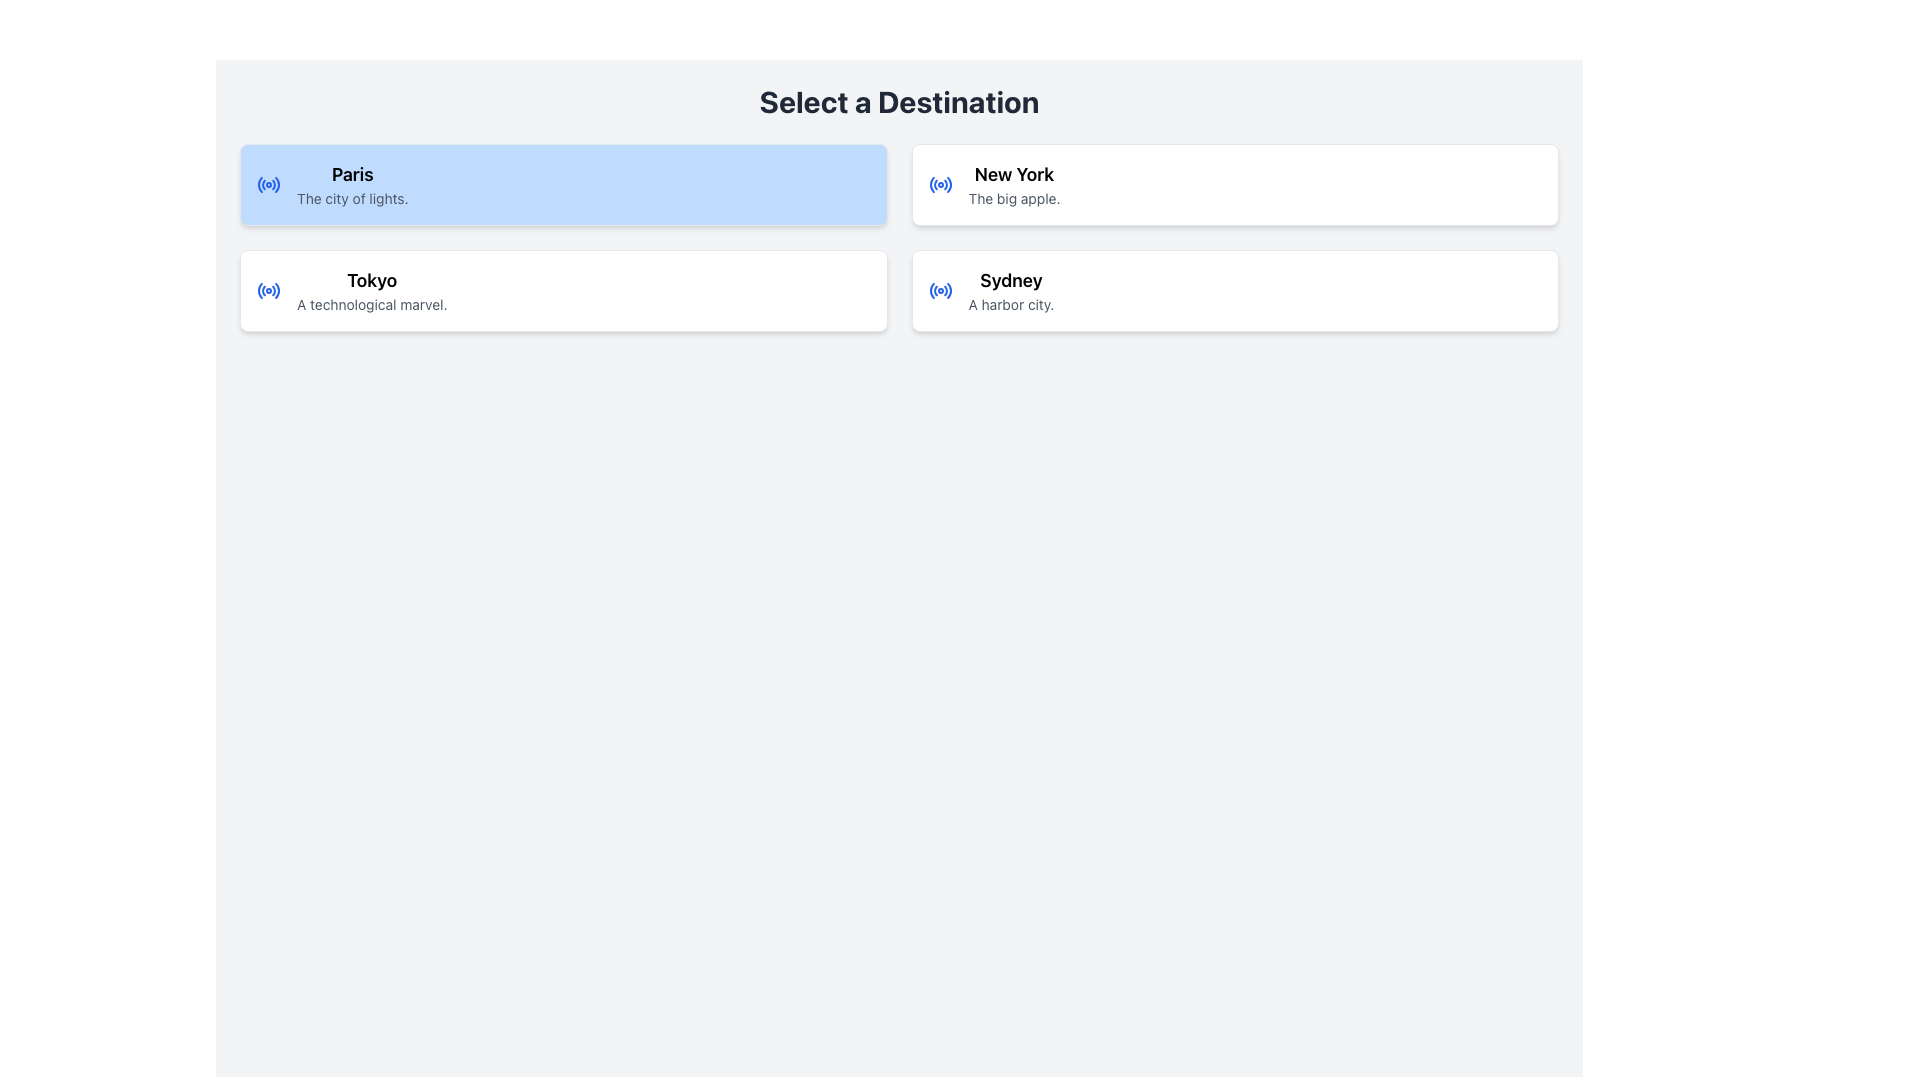  What do you see at coordinates (267, 290) in the screenshot?
I see `the blue radio wave icon located to the left of the text 'Tokyo' in the top-left corner of its containing card` at bounding box center [267, 290].